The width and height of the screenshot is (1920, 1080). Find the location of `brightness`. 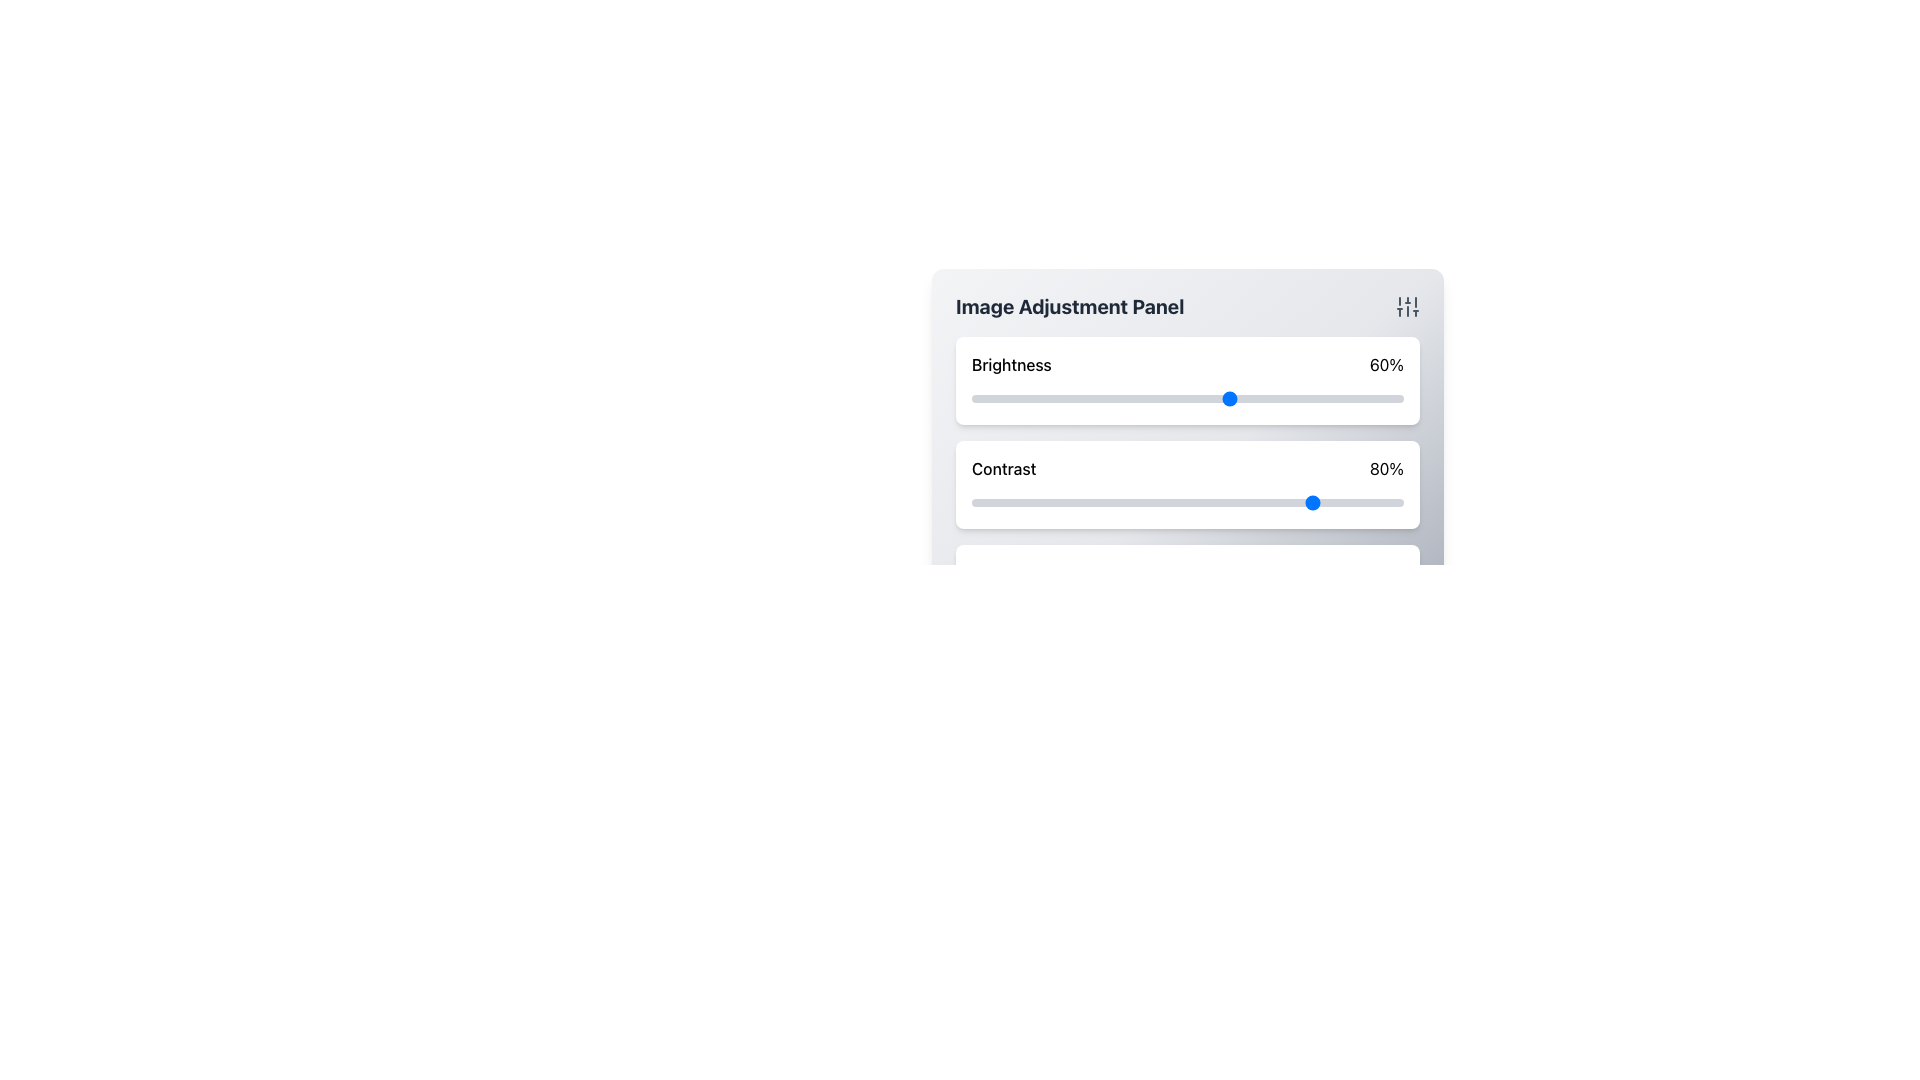

brightness is located at coordinates (1200, 398).